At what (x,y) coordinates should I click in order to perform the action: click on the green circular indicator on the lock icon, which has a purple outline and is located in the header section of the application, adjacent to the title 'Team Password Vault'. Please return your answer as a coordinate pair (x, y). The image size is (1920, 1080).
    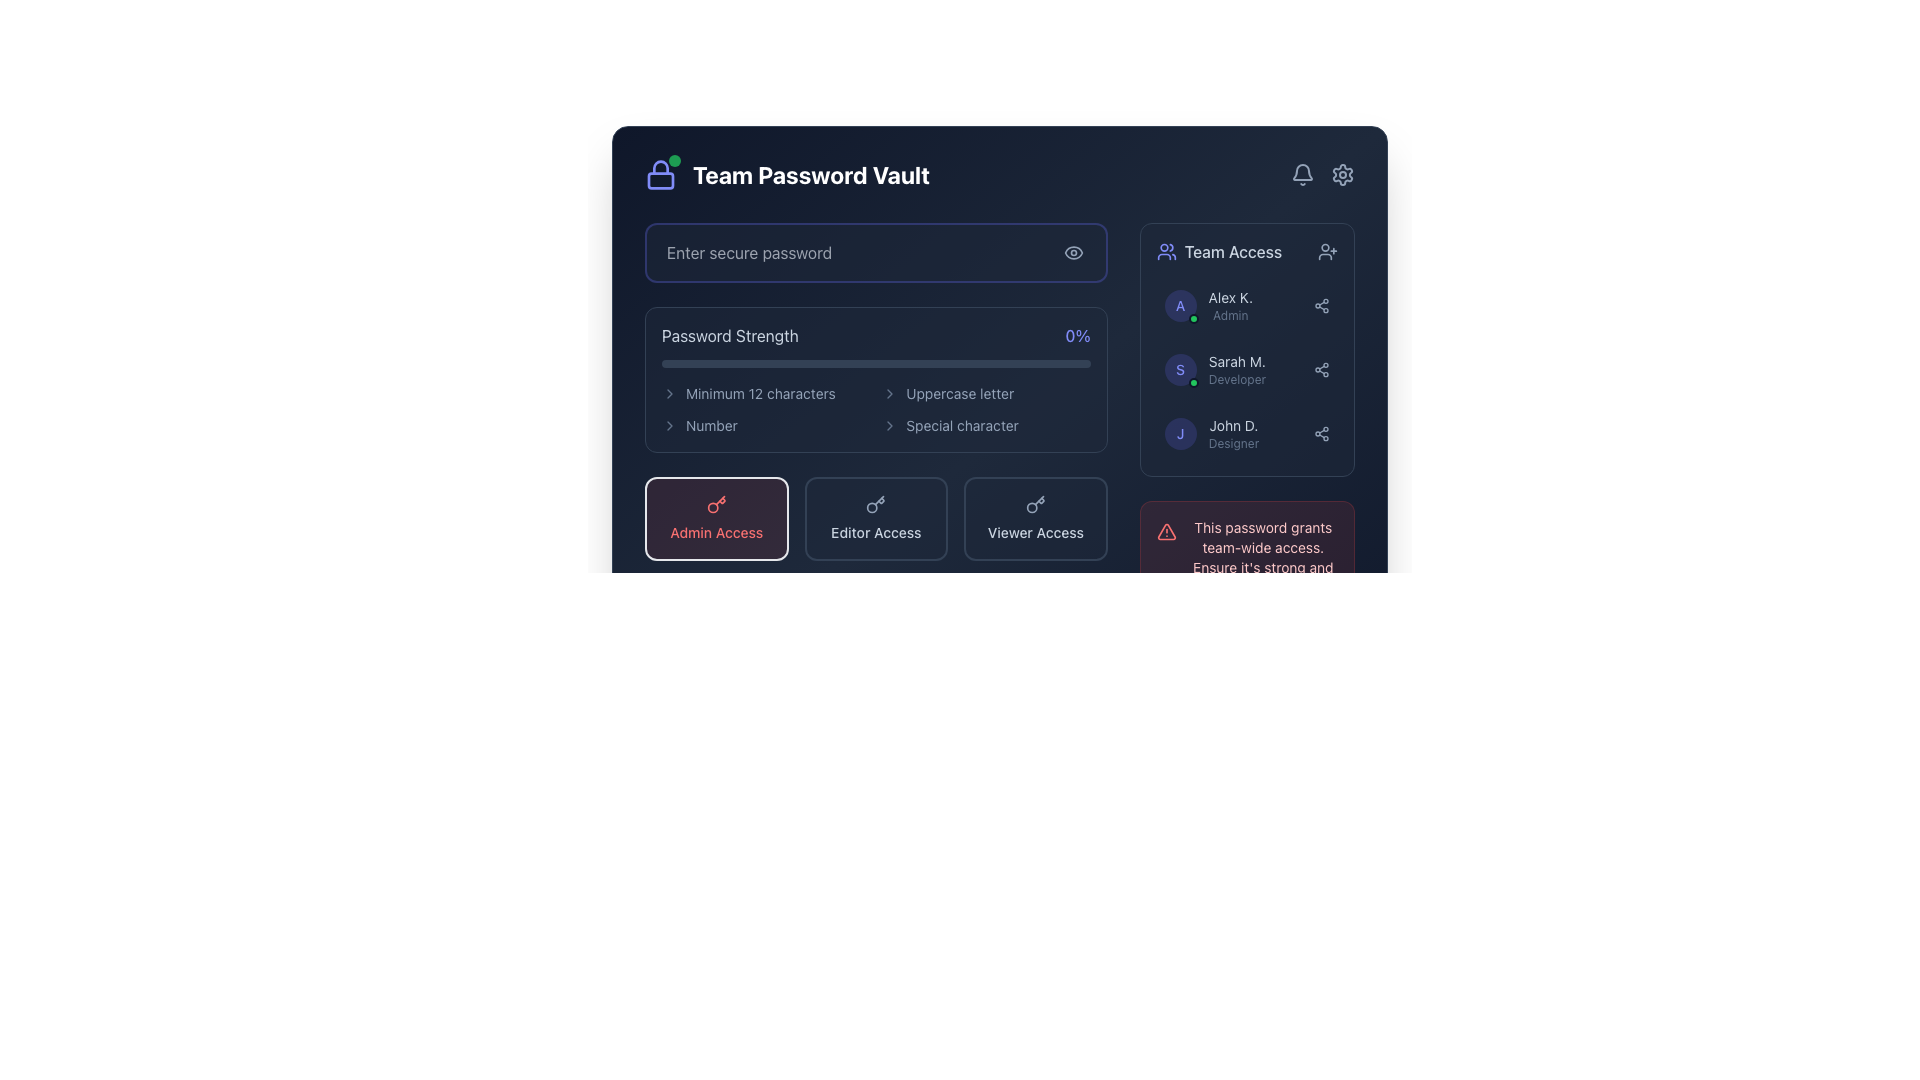
    Looking at the image, I should click on (661, 173).